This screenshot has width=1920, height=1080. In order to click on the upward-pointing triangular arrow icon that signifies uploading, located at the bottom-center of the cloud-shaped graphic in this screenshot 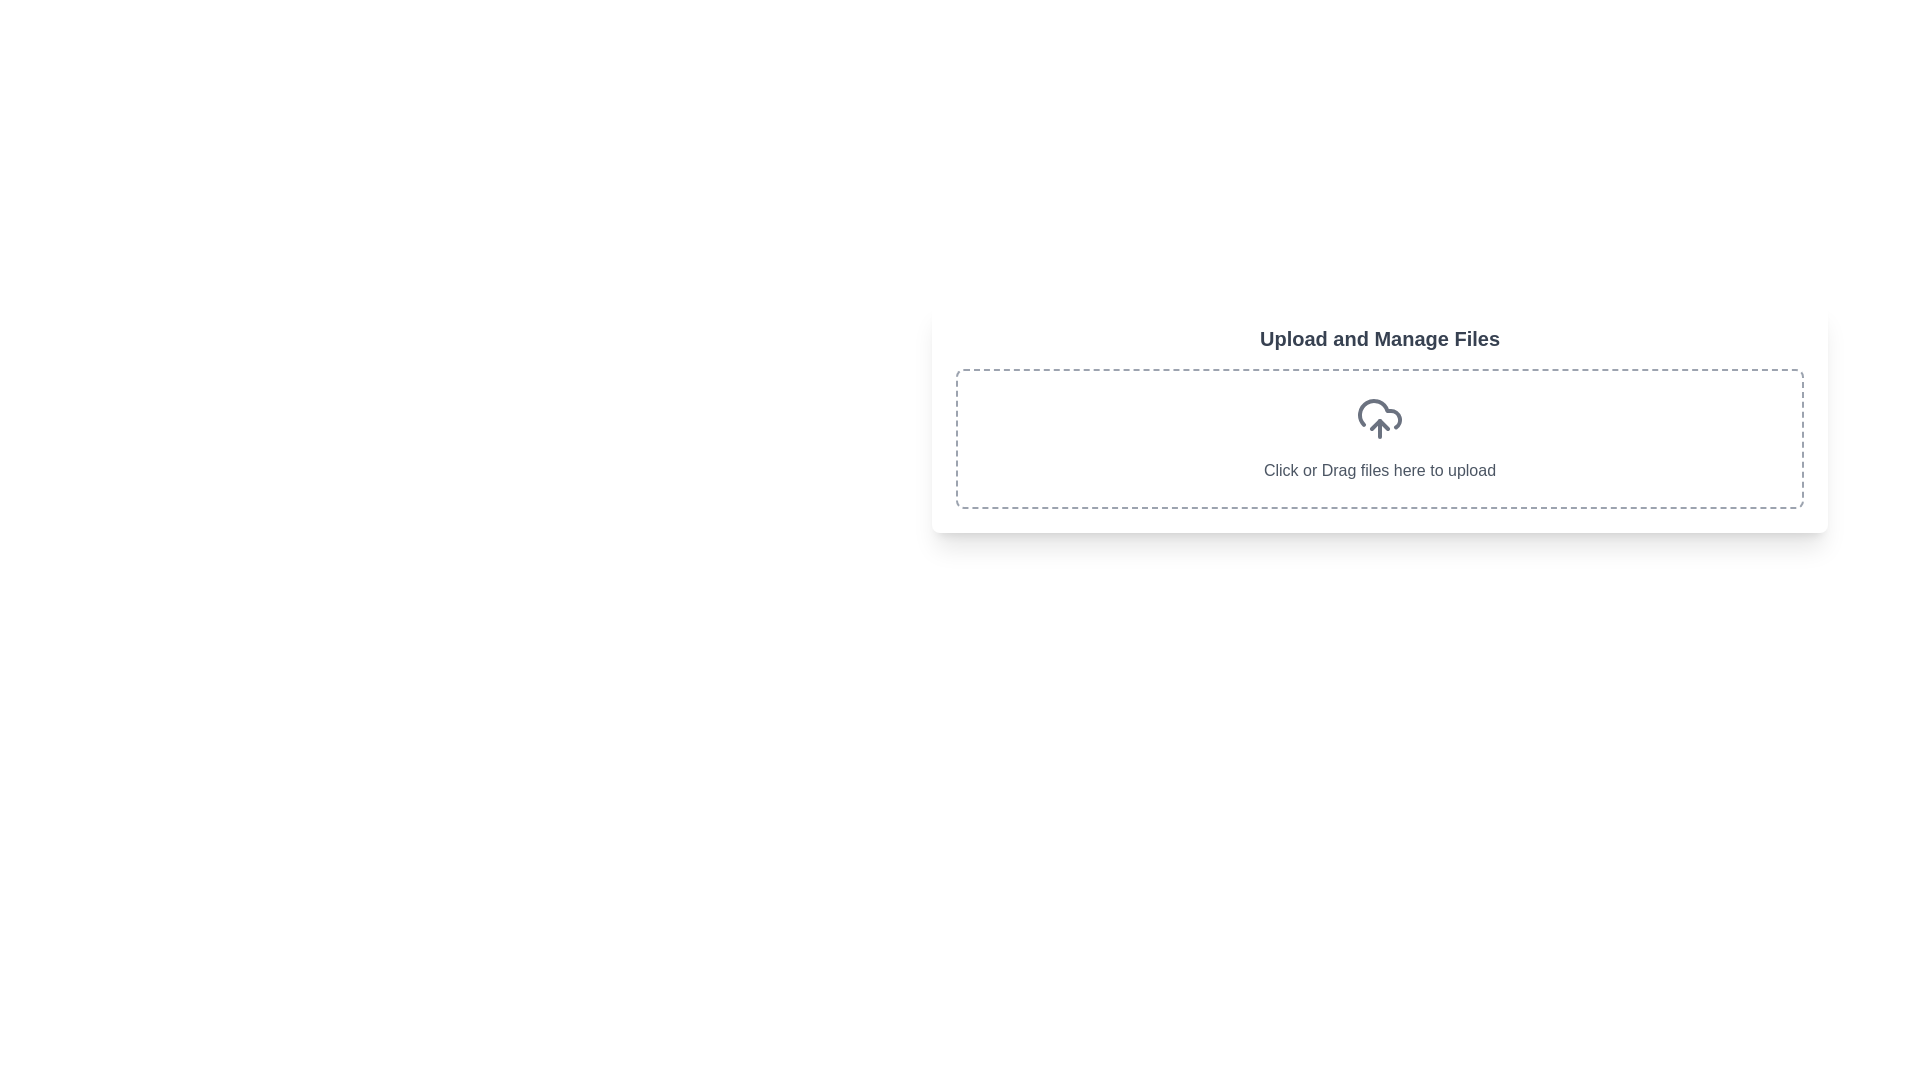, I will do `click(1379, 423)`.